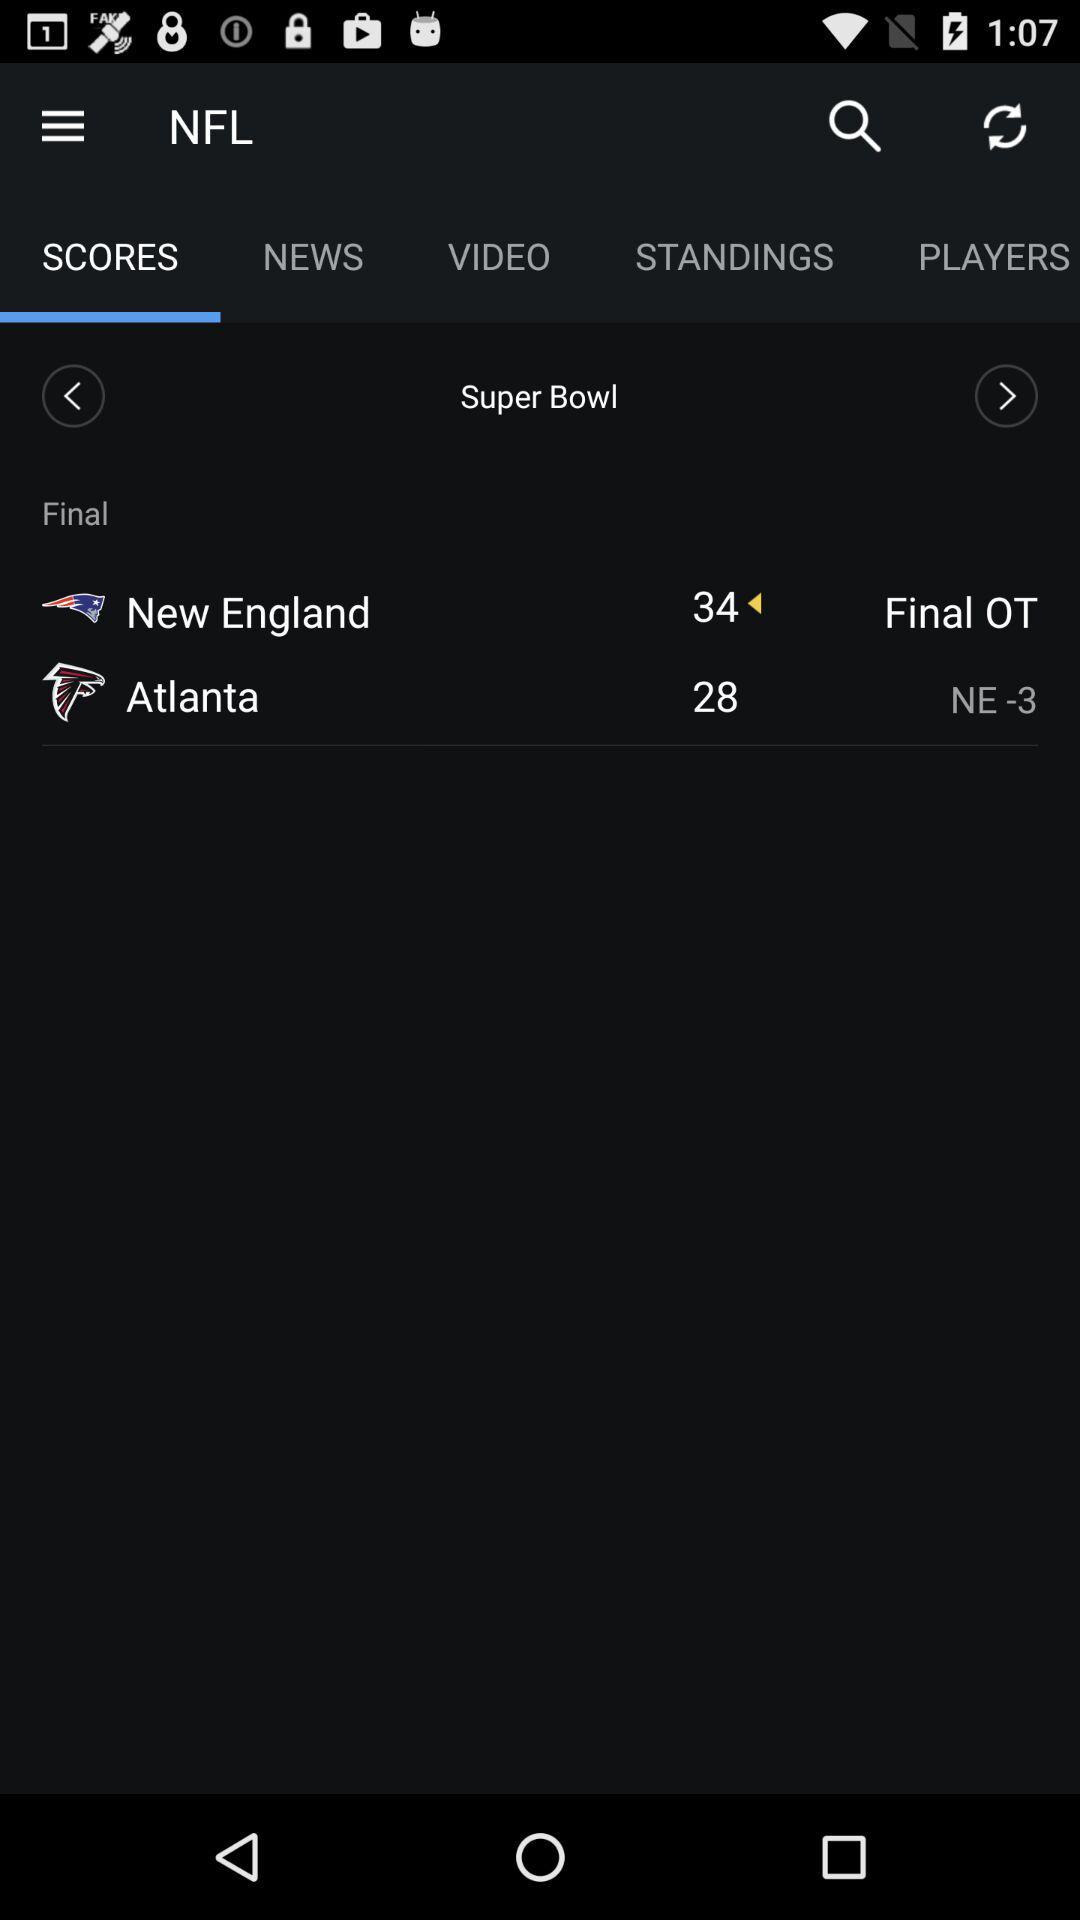 This screenshot has width=1080, height=1920. I want to click on 34 app, so click(714, 604).